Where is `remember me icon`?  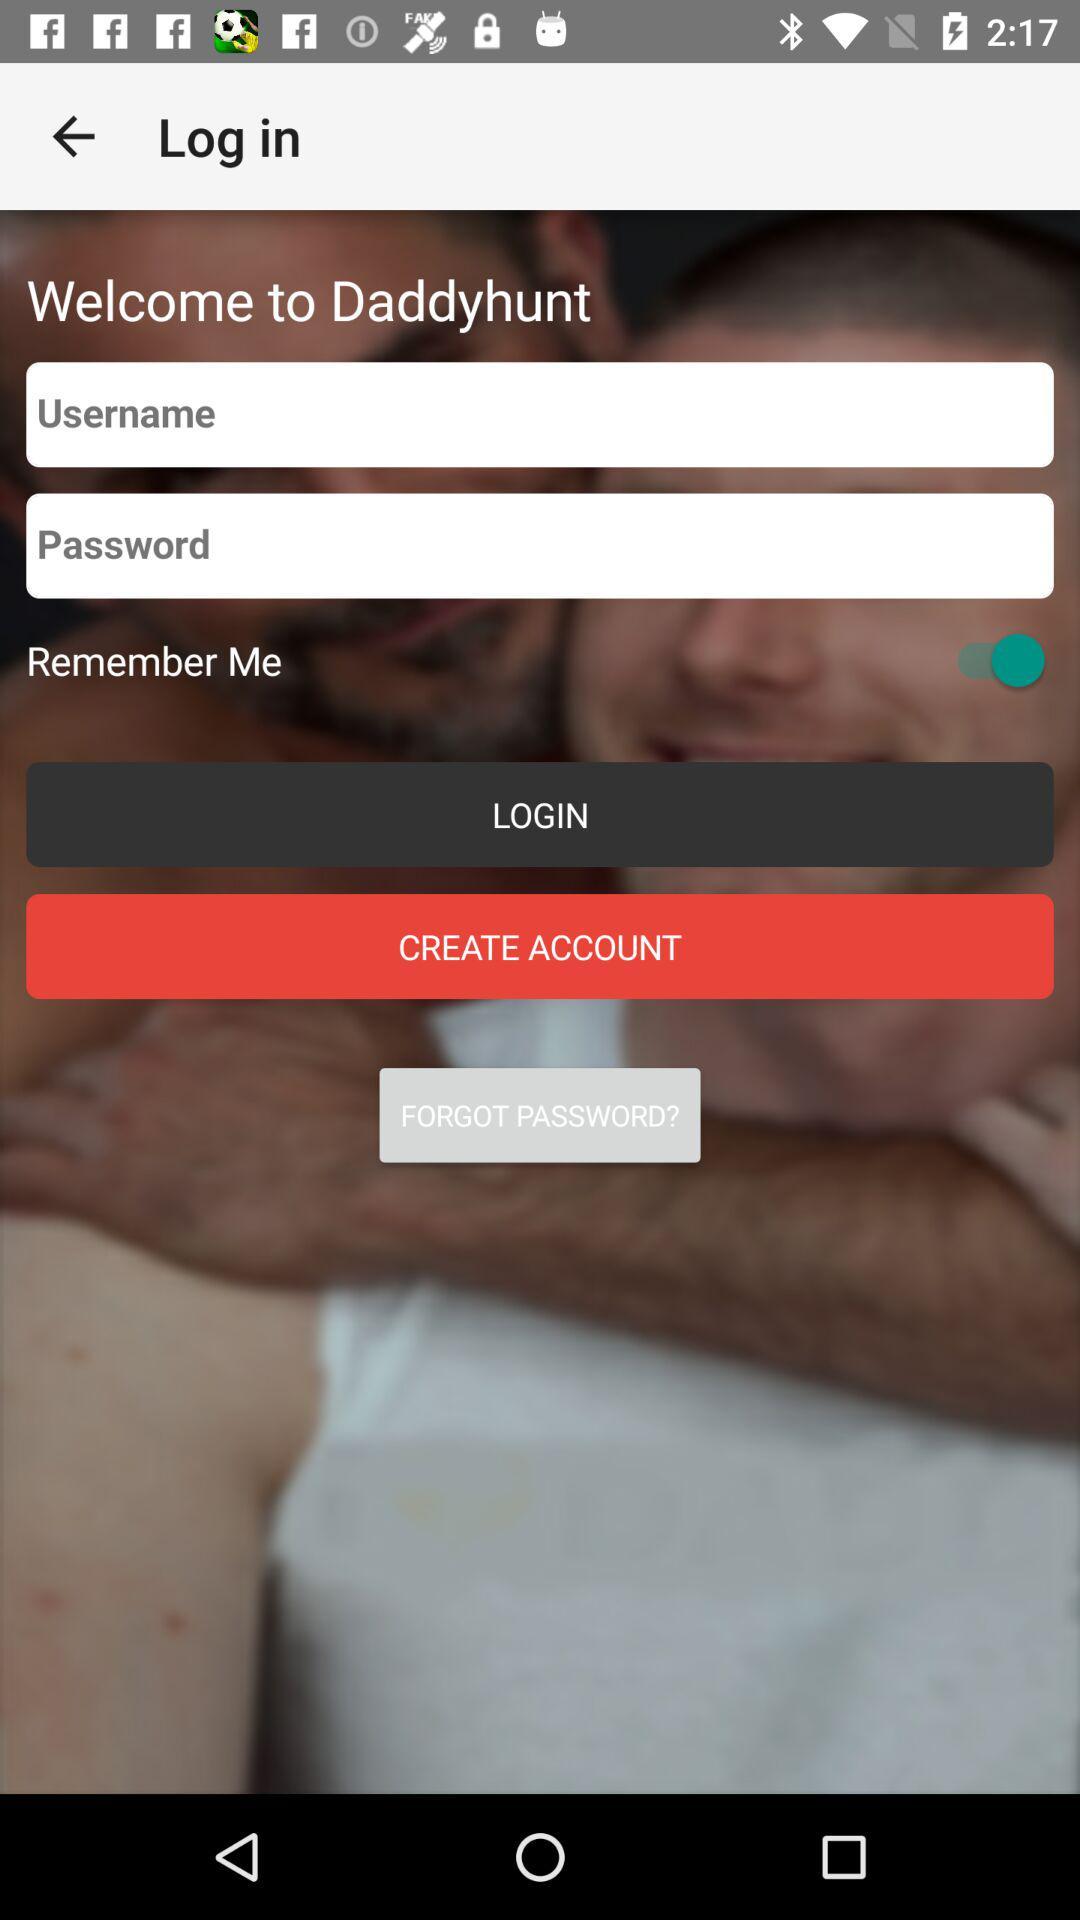
remember me icon is located at coordinates (153, 660).